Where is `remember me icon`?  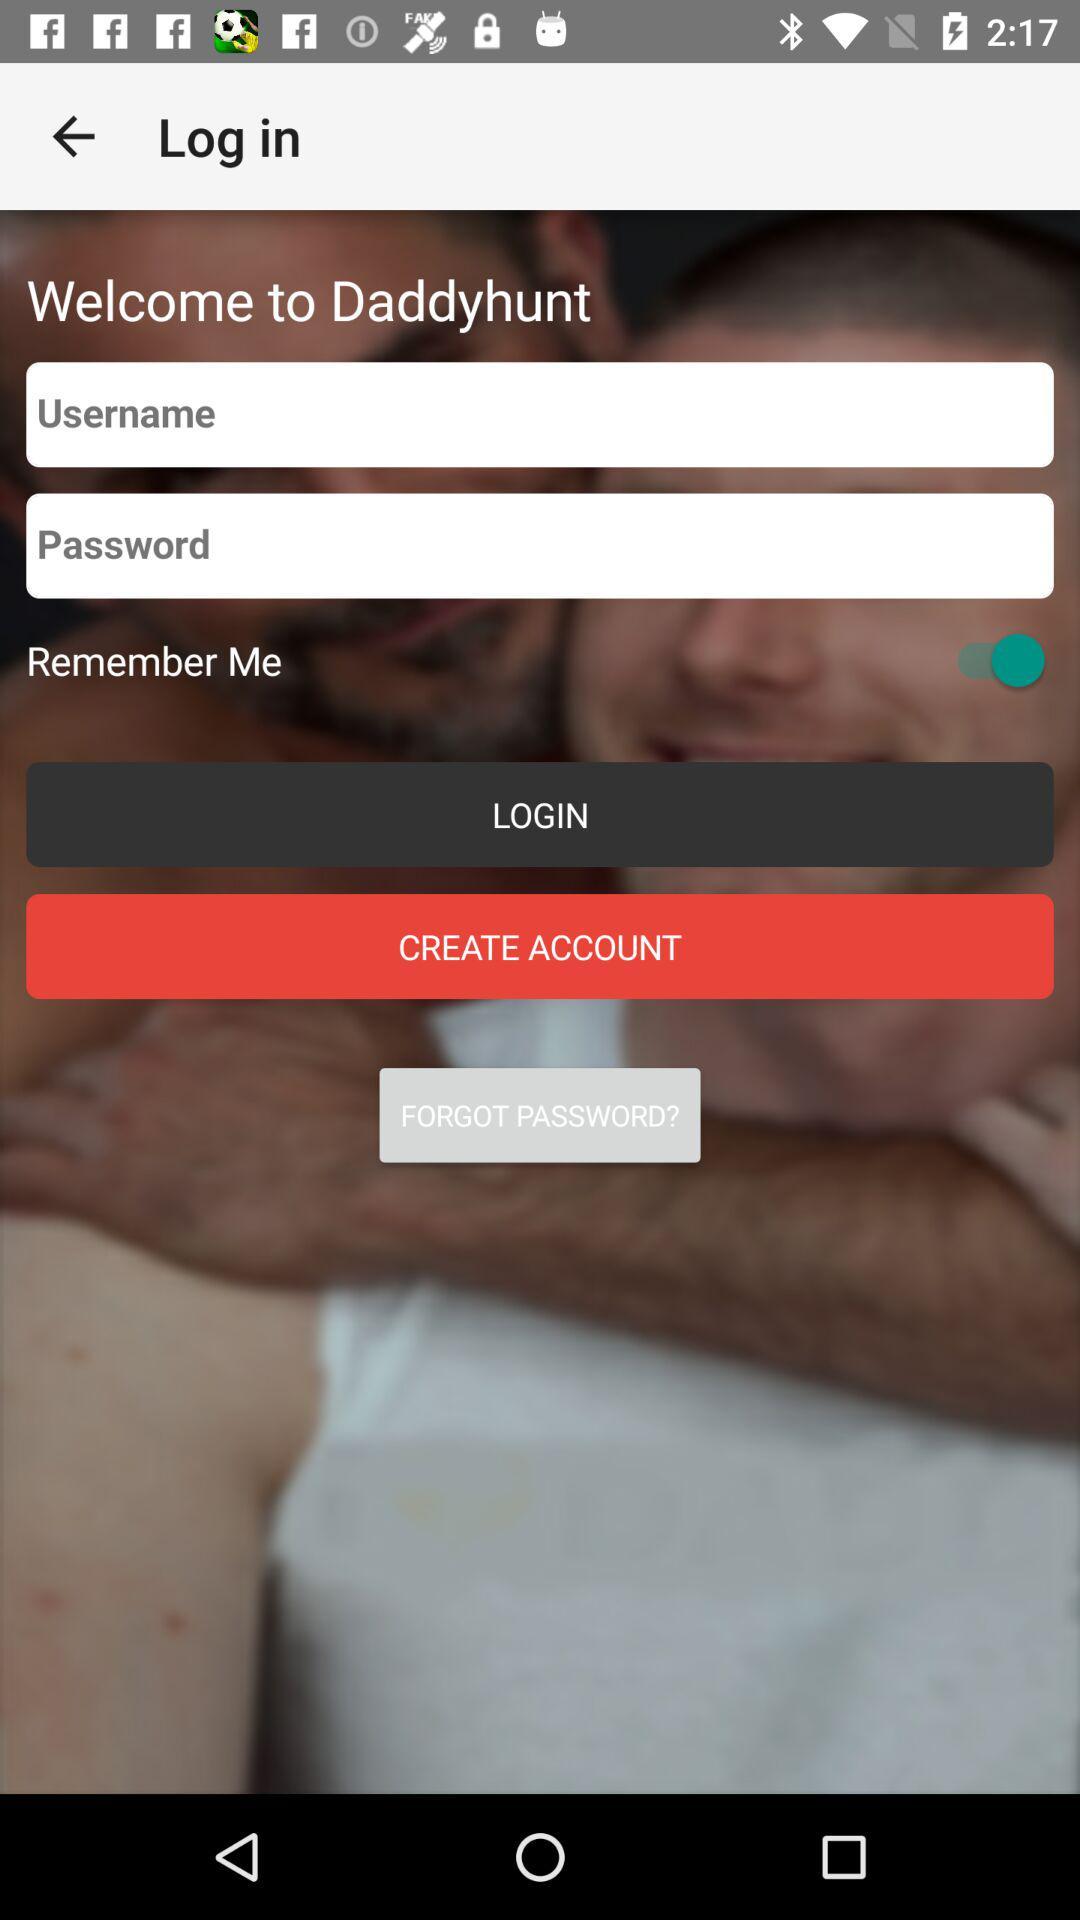
remember me icon is located at coordinates (153, 660).